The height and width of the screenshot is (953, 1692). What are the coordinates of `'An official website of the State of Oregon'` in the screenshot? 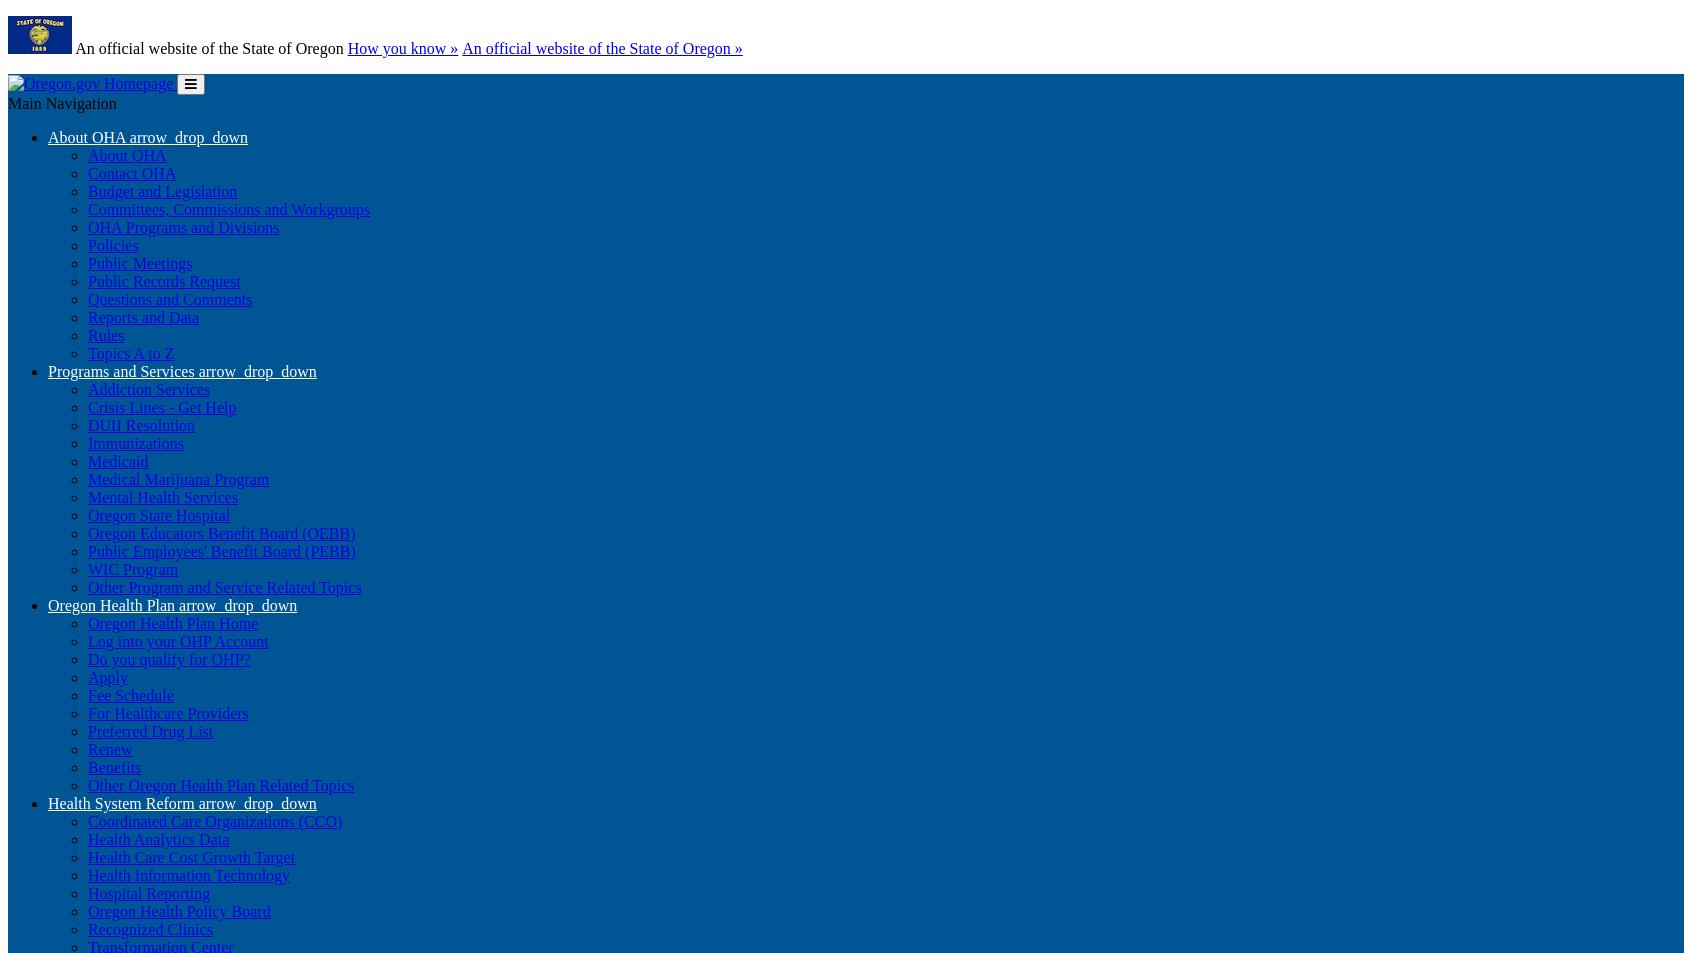 It's located at (209, 47).